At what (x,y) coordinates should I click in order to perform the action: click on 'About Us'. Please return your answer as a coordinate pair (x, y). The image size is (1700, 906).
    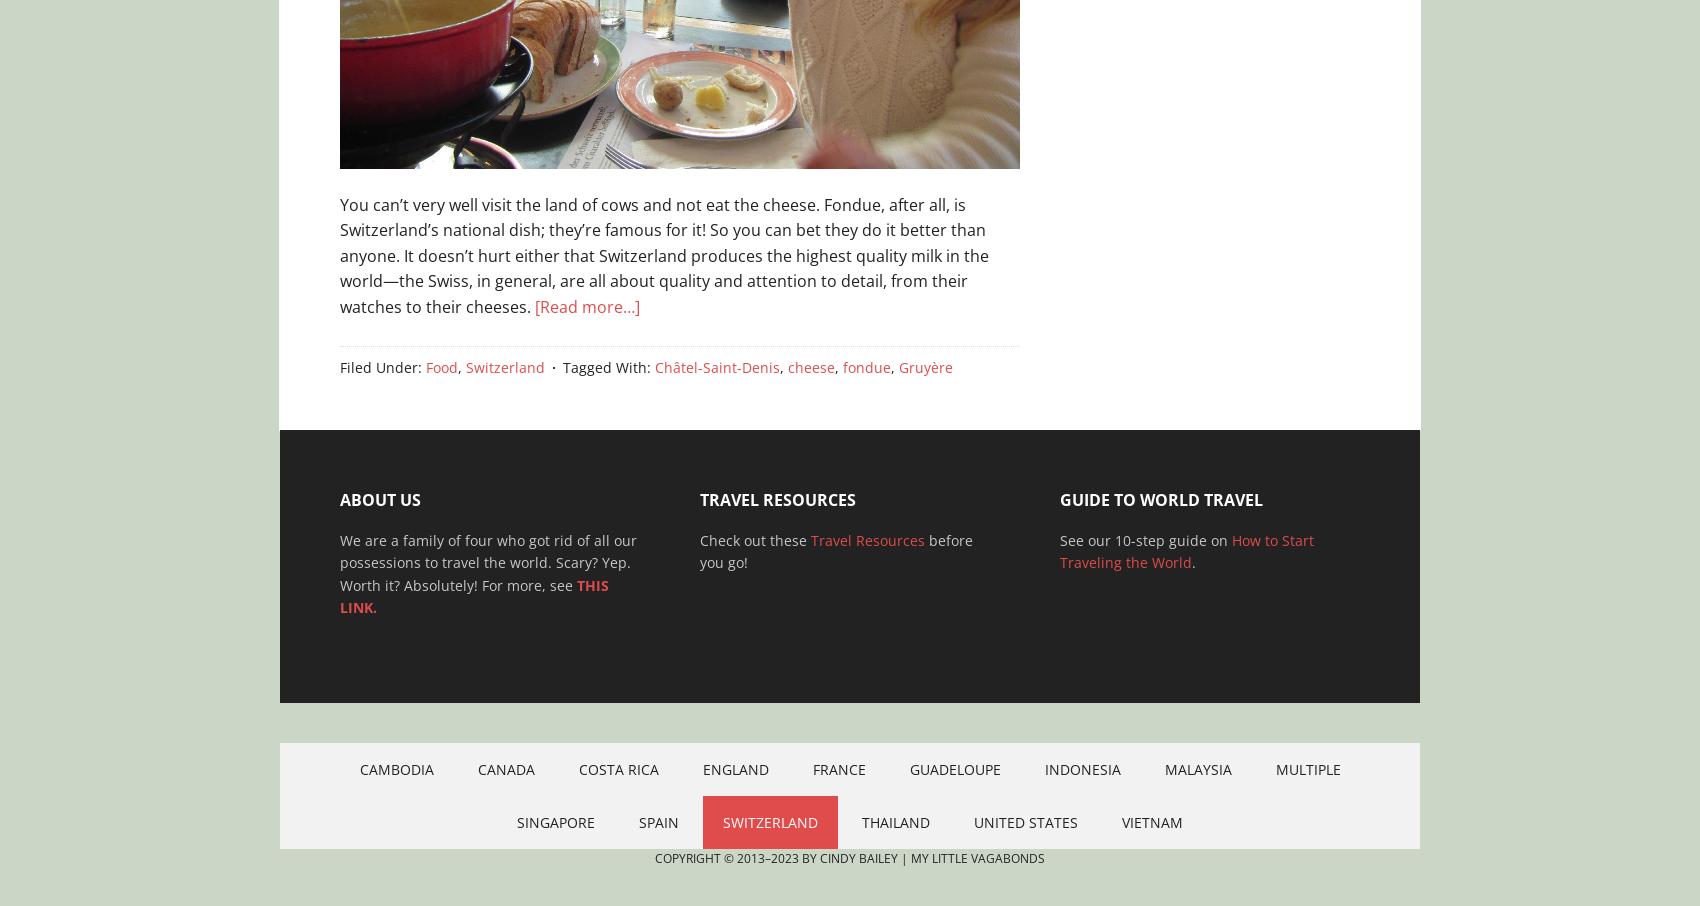
    Looking at the image, I should click on (379, 499).